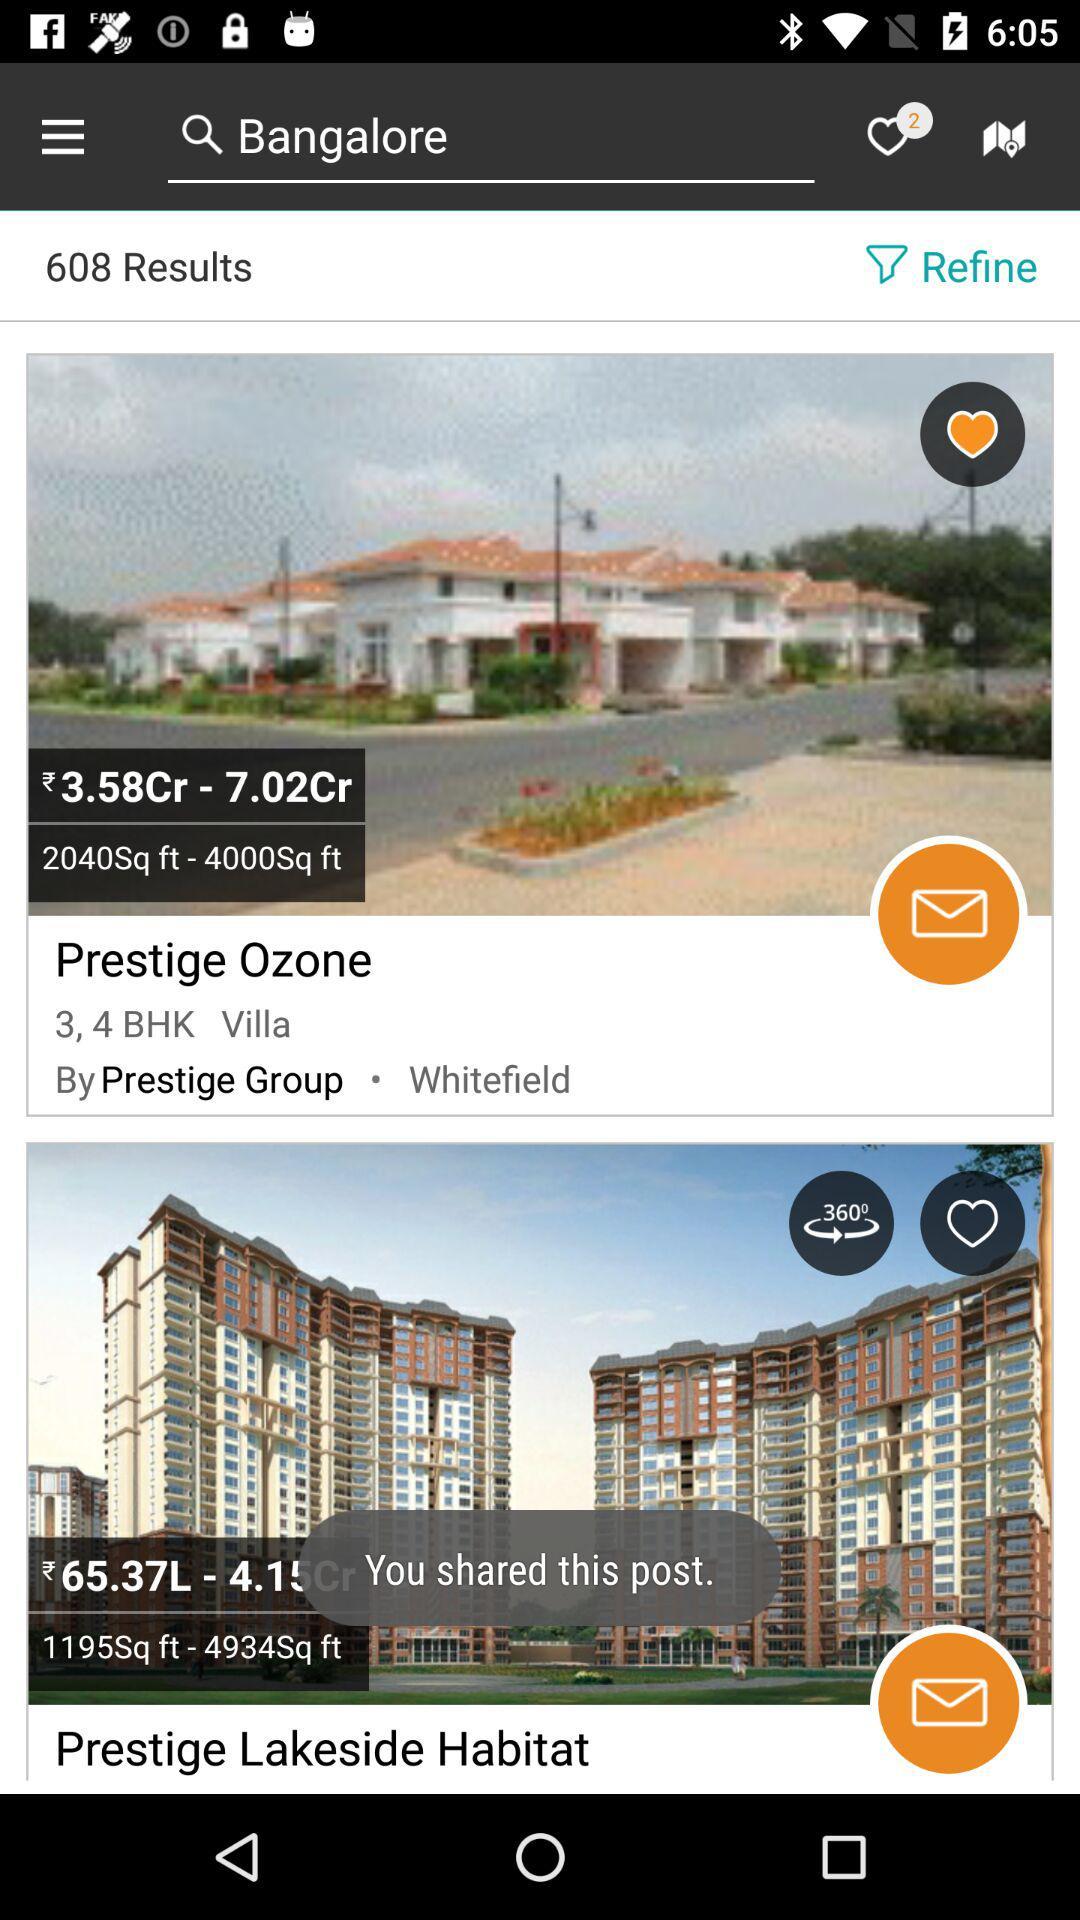 The width and height of the screenshot is (1080, 1920). Describe the element at coordinates (212, 1573) in the screenshot. I see `the 65 37l 4 item` at that location.